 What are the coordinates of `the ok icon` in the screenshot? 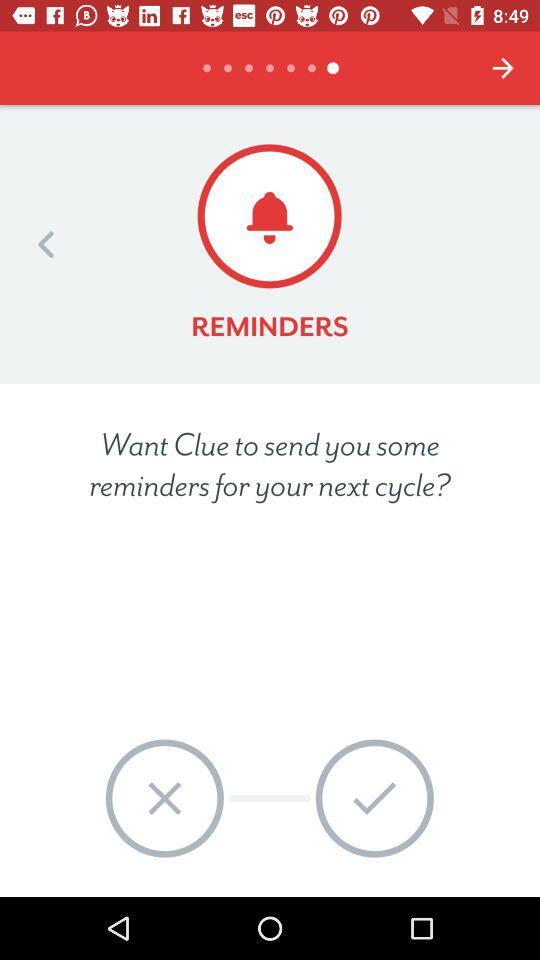 It's located at (374, 798).